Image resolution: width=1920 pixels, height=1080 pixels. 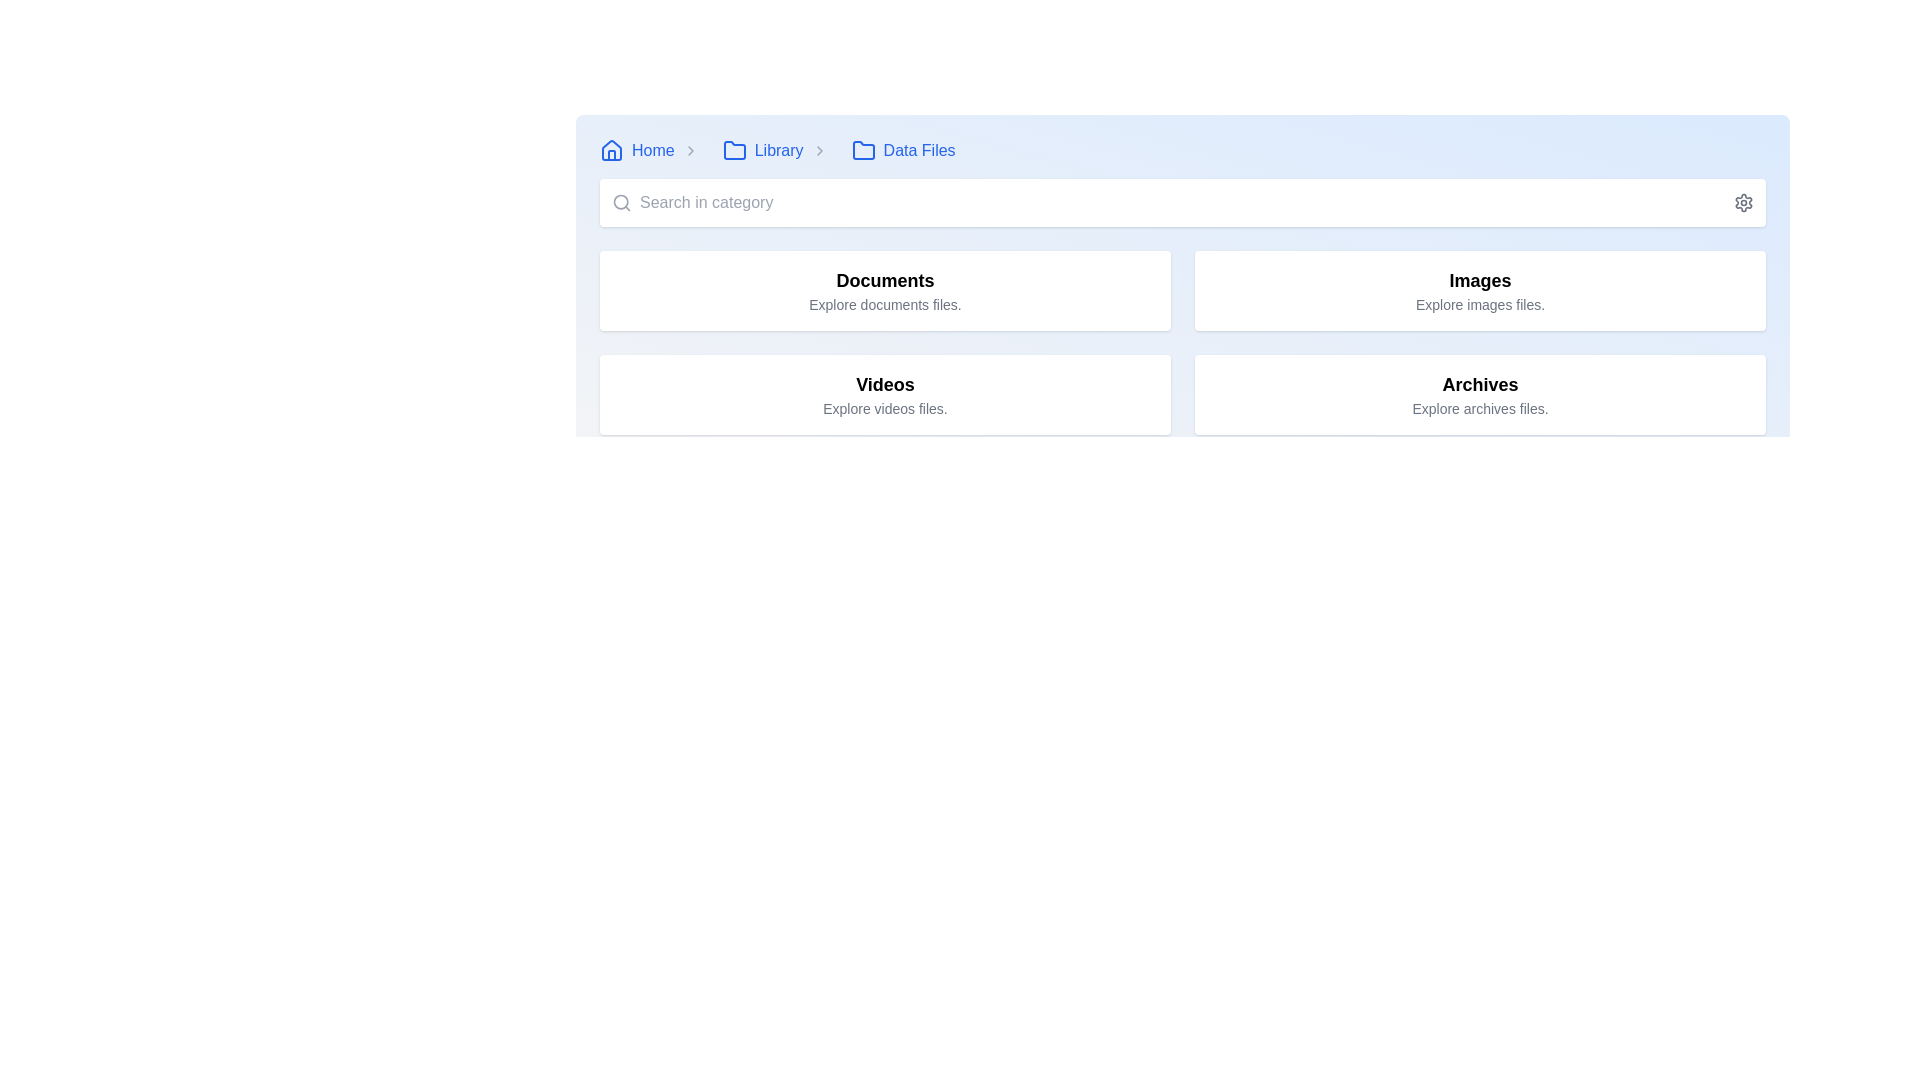 What do you see at coordinates (1480, 304) in the screenshot?
I see `the static text element reading 'Explore images files.' which is styled in gray and positioned directly below the title 'Images' in the top-right section of the grid layout` at bounding box center [1480, 304].